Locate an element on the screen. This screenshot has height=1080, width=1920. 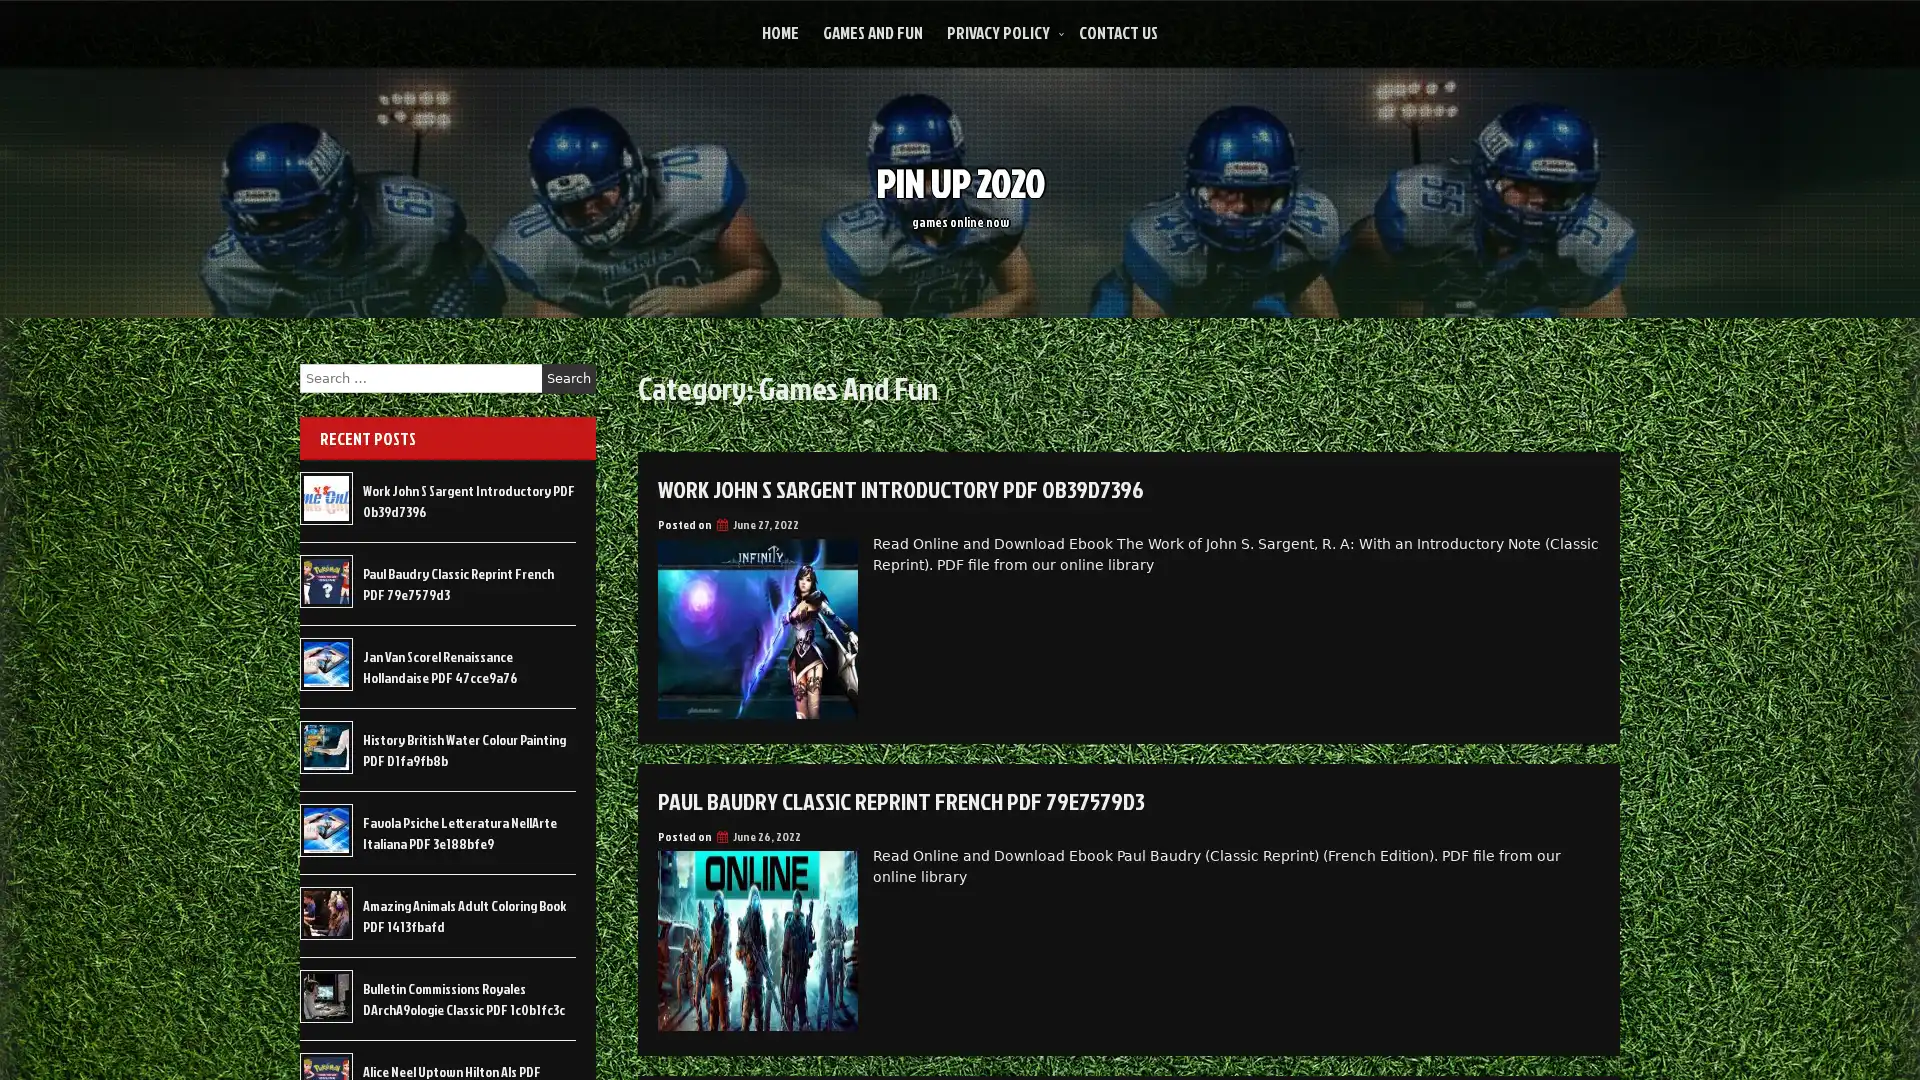
Search is located at coordinates (568, 378).